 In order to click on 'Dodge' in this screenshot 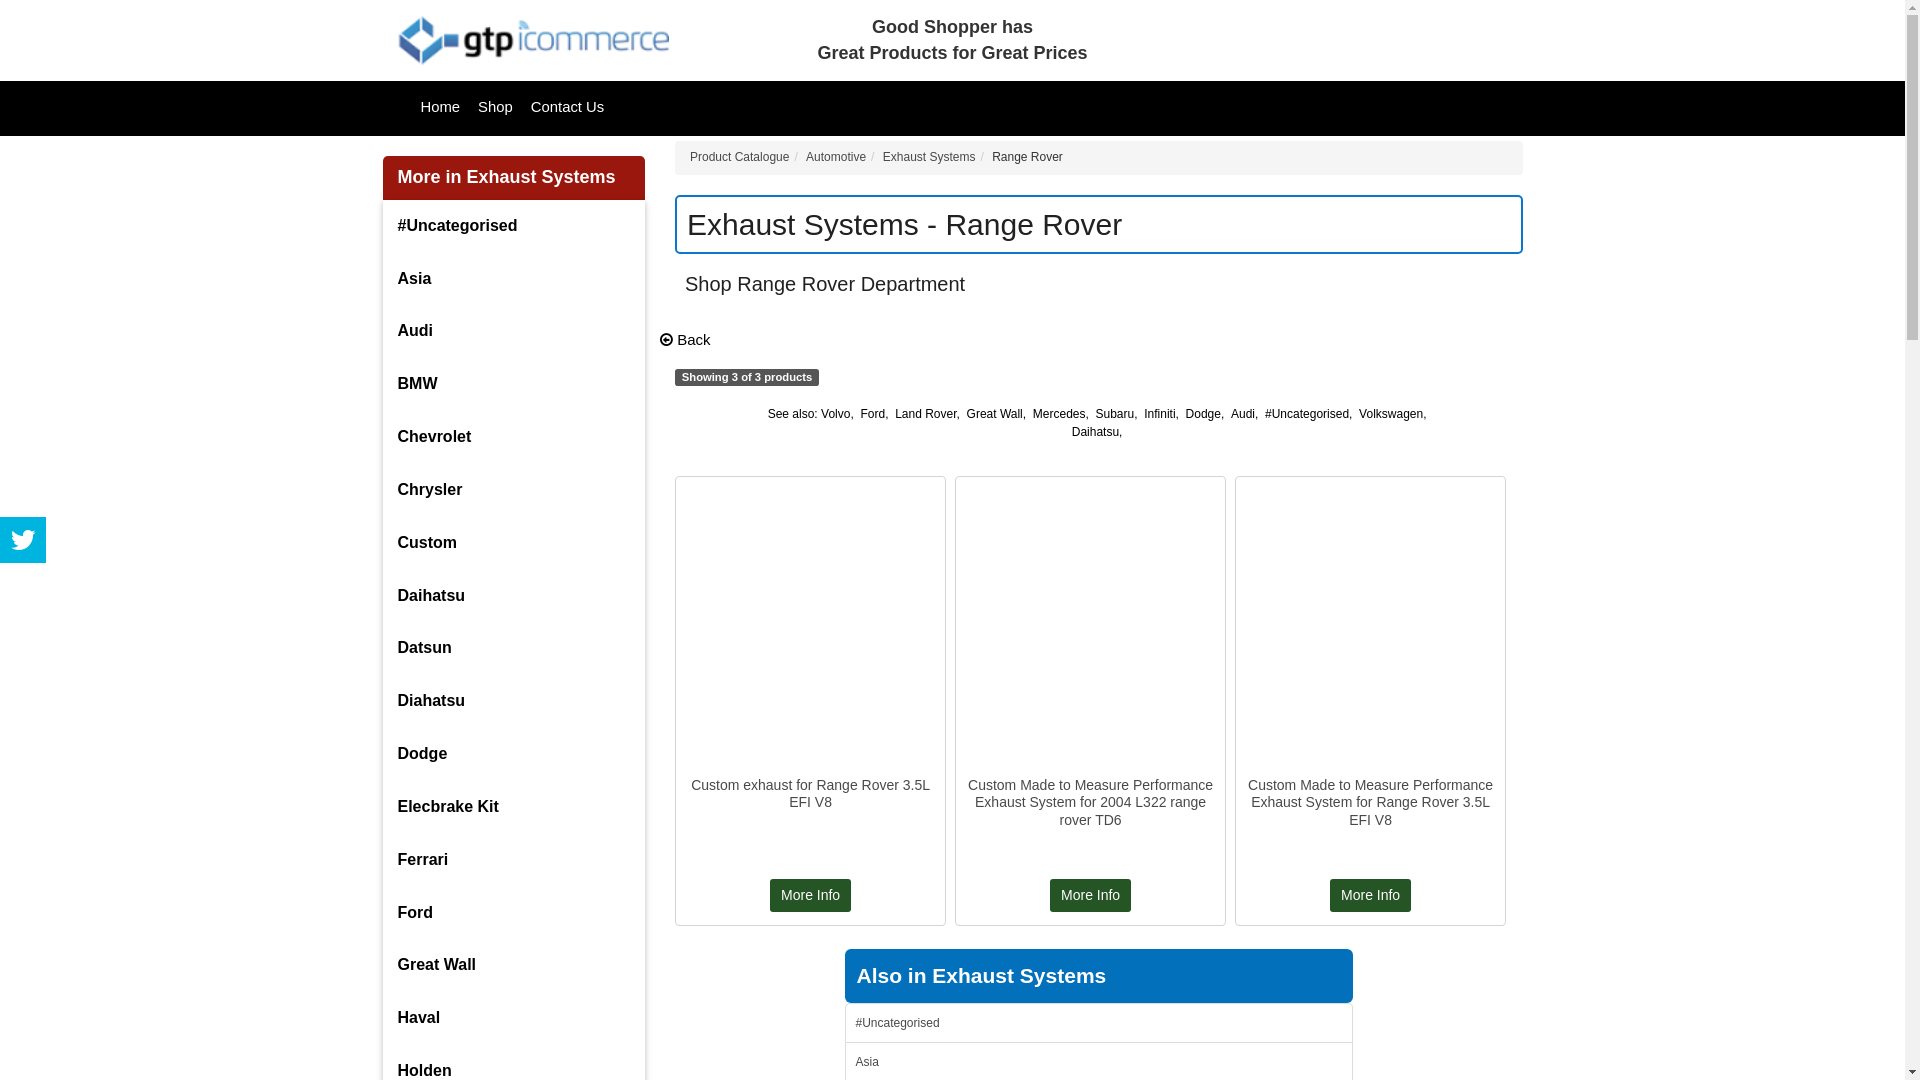, I will do `click(513, 754)`.